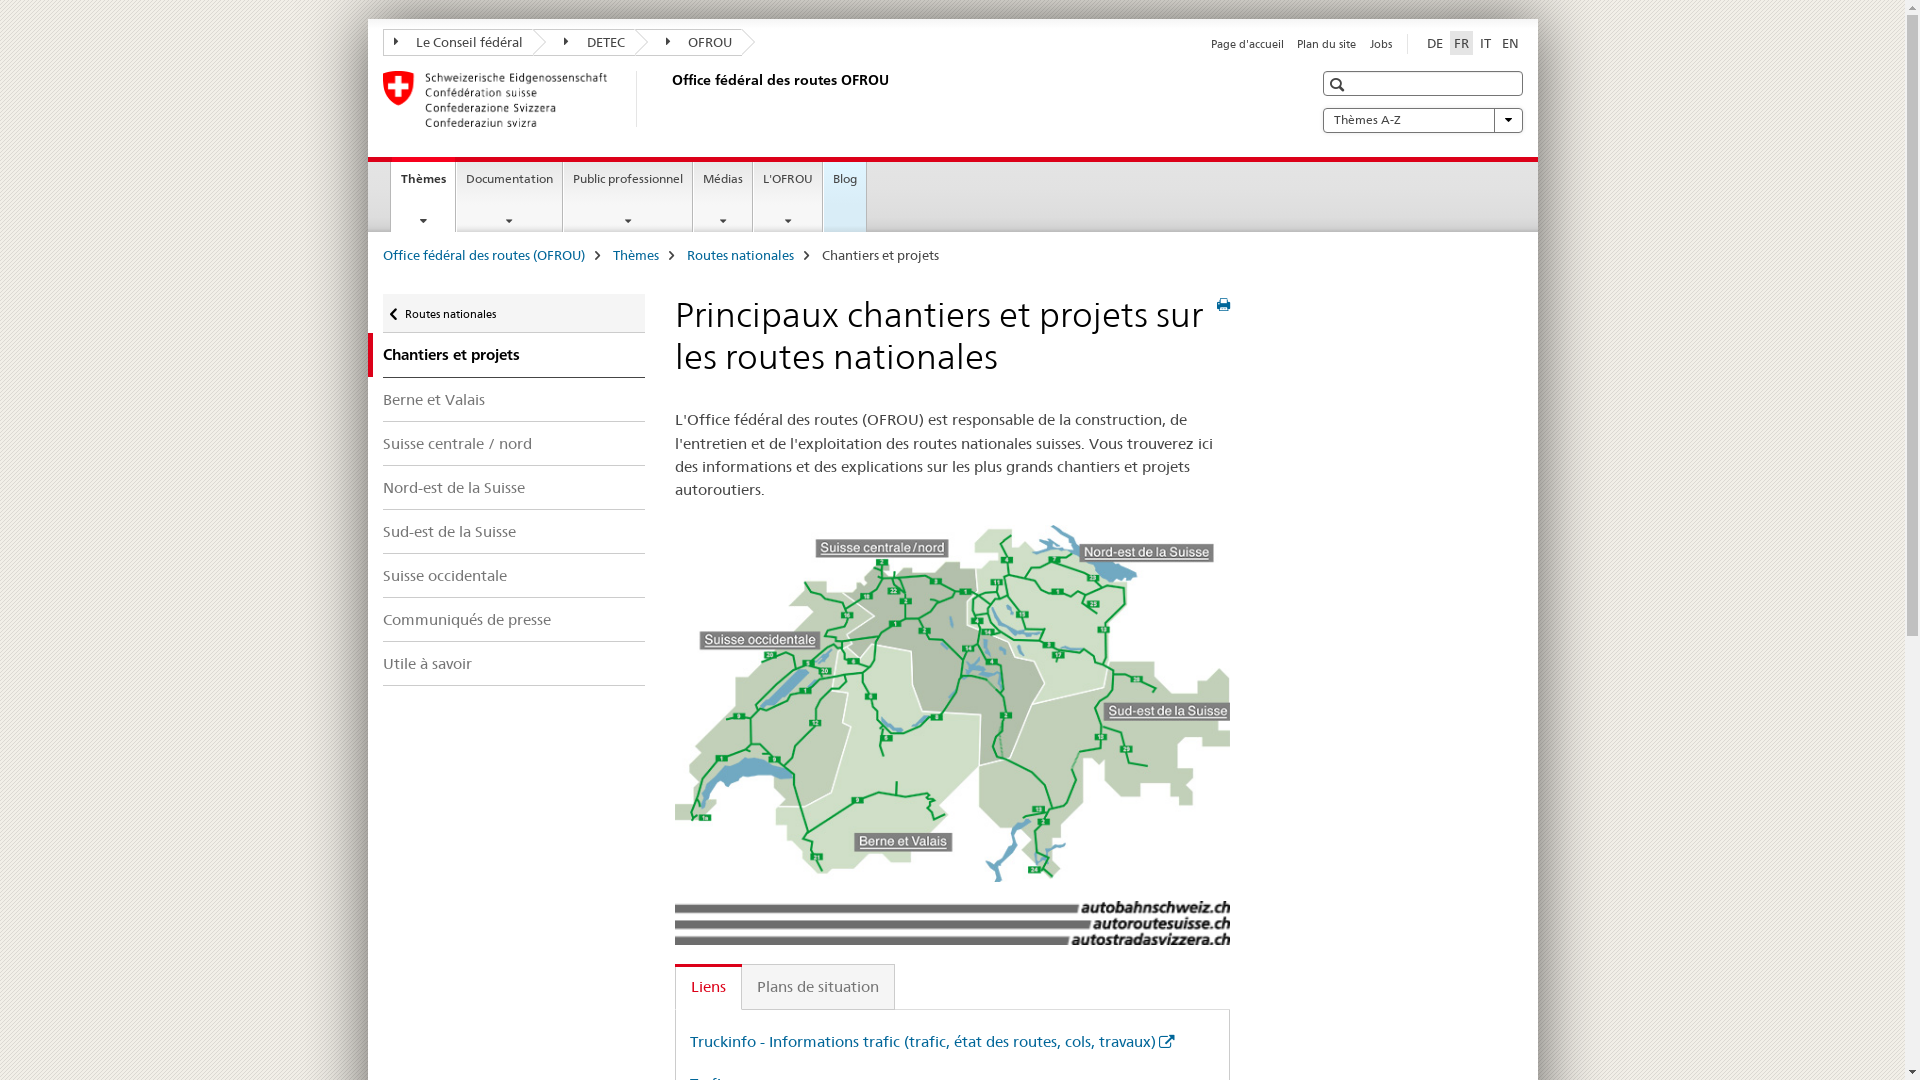 This screenshot has width=1920, height=1080. Describe the element at coordinates (509, 196) in the screenshot. I see `'Documentation'` at that location.